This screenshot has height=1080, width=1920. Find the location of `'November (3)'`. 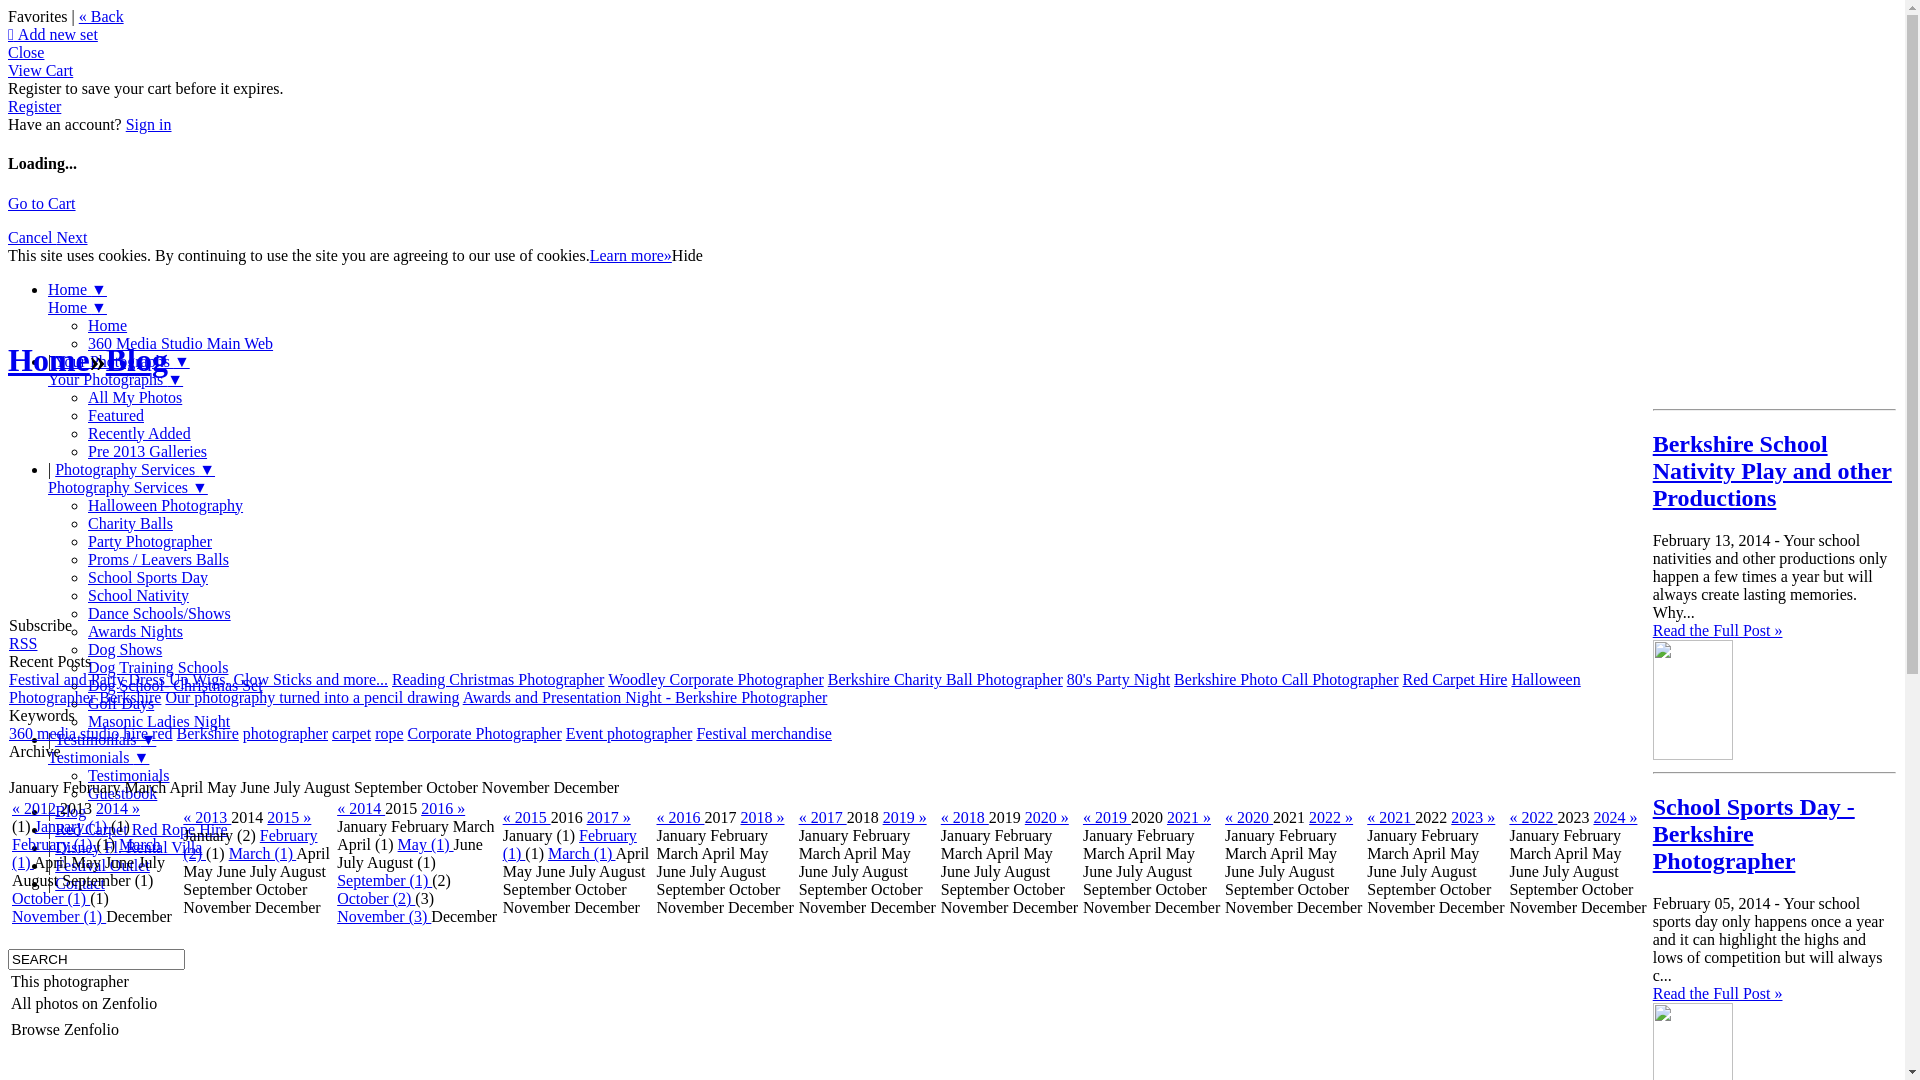

'November (3)' is located at coordinates (336, 916).